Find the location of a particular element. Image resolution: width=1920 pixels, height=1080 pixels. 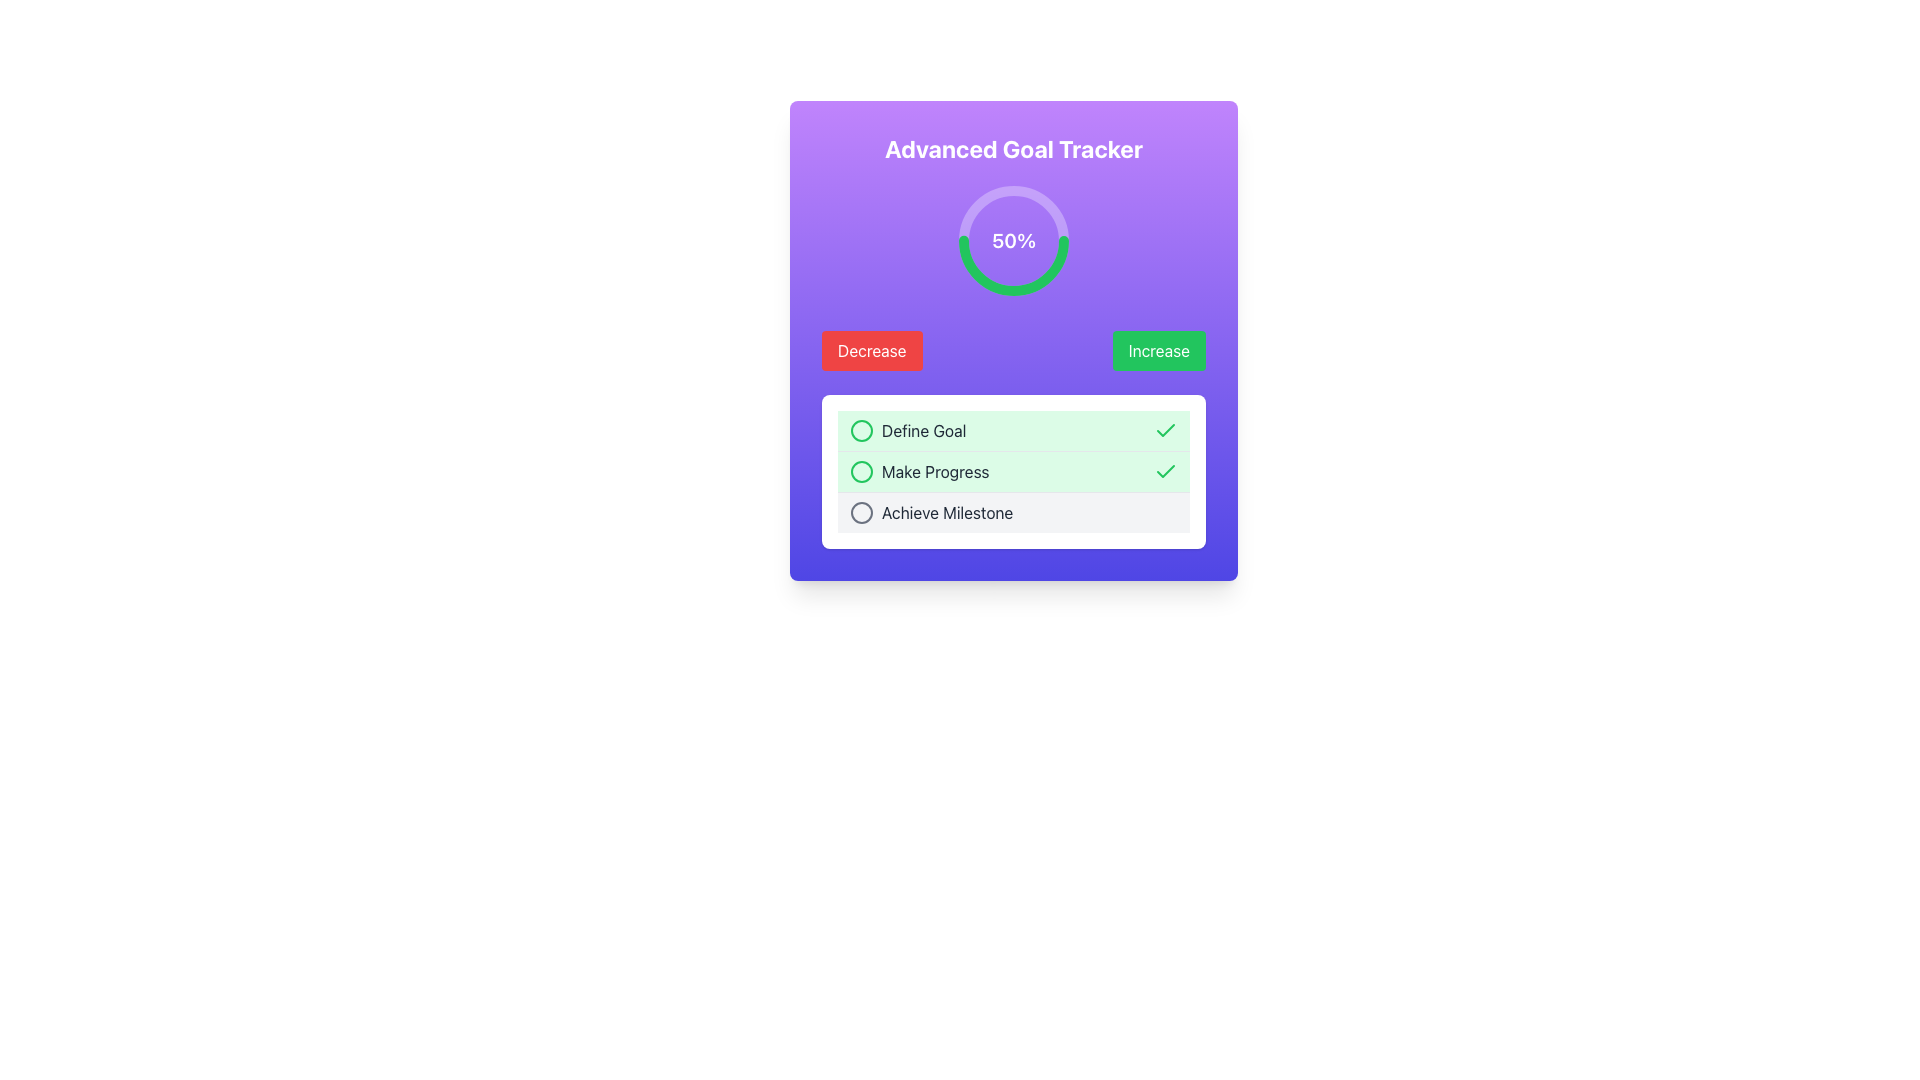

the green checkmark icon indicating completion, located to the far-right of the 'Make Progress' text, to check its state is located at coordinates (1166, 471).